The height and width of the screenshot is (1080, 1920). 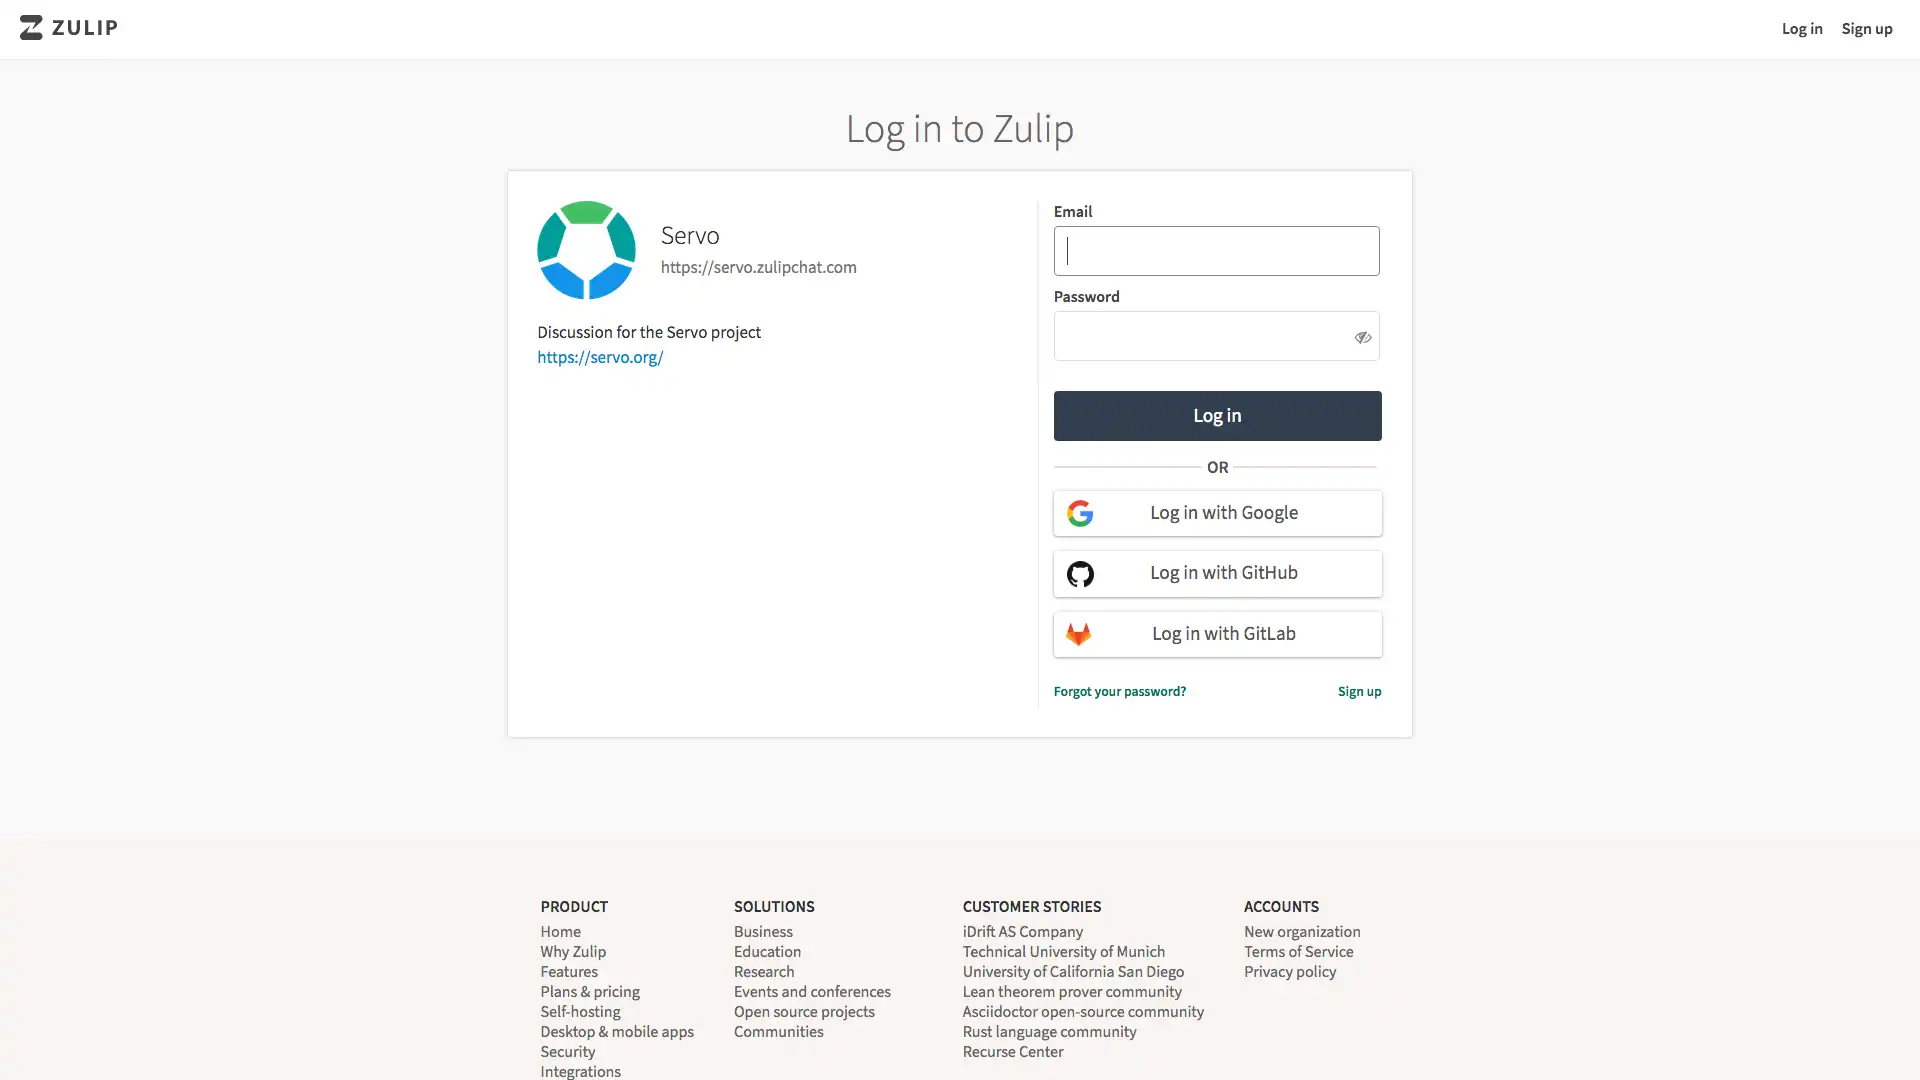 What do you see at coordinates (1216, 633) in the screenshot?
I see `Log in with GitLab` at bounding box center [1216, 633].